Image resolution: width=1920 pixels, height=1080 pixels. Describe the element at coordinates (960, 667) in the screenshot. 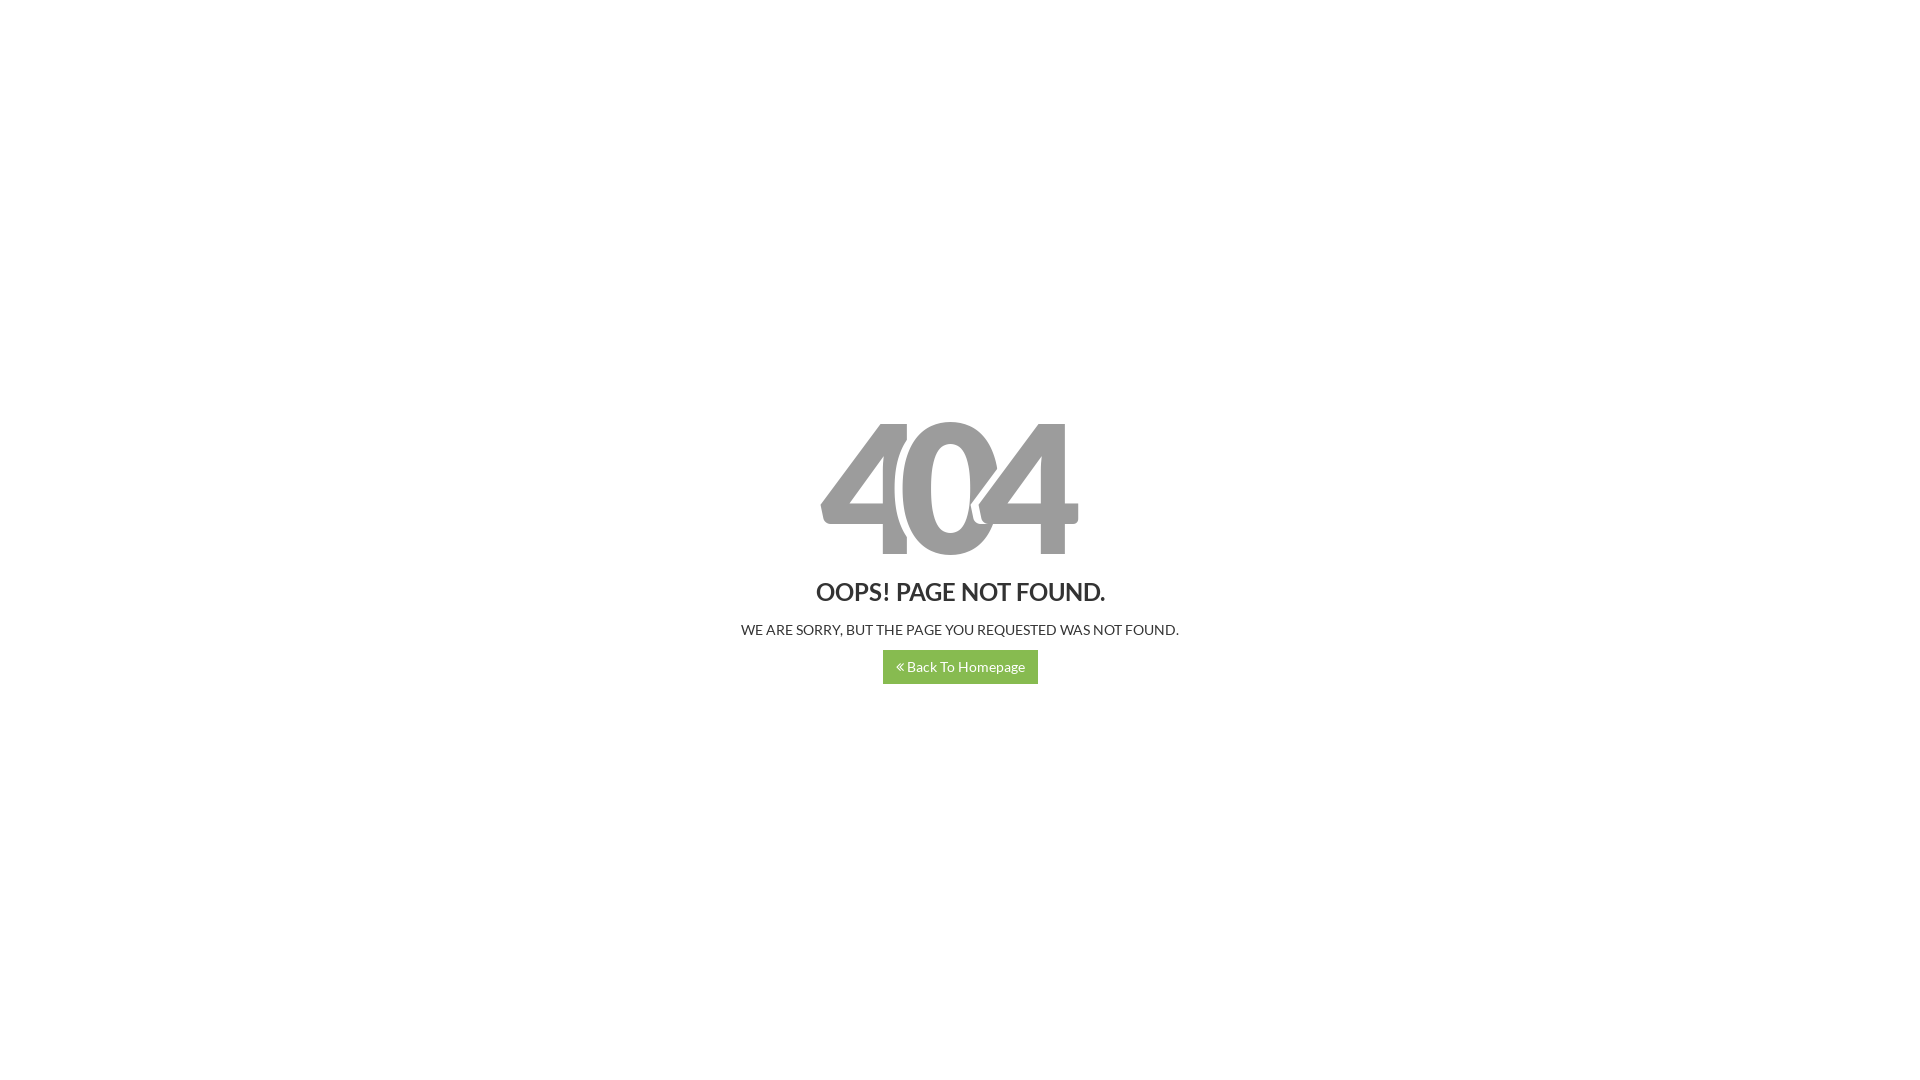

I see `'Back To Homepage'` at that location.